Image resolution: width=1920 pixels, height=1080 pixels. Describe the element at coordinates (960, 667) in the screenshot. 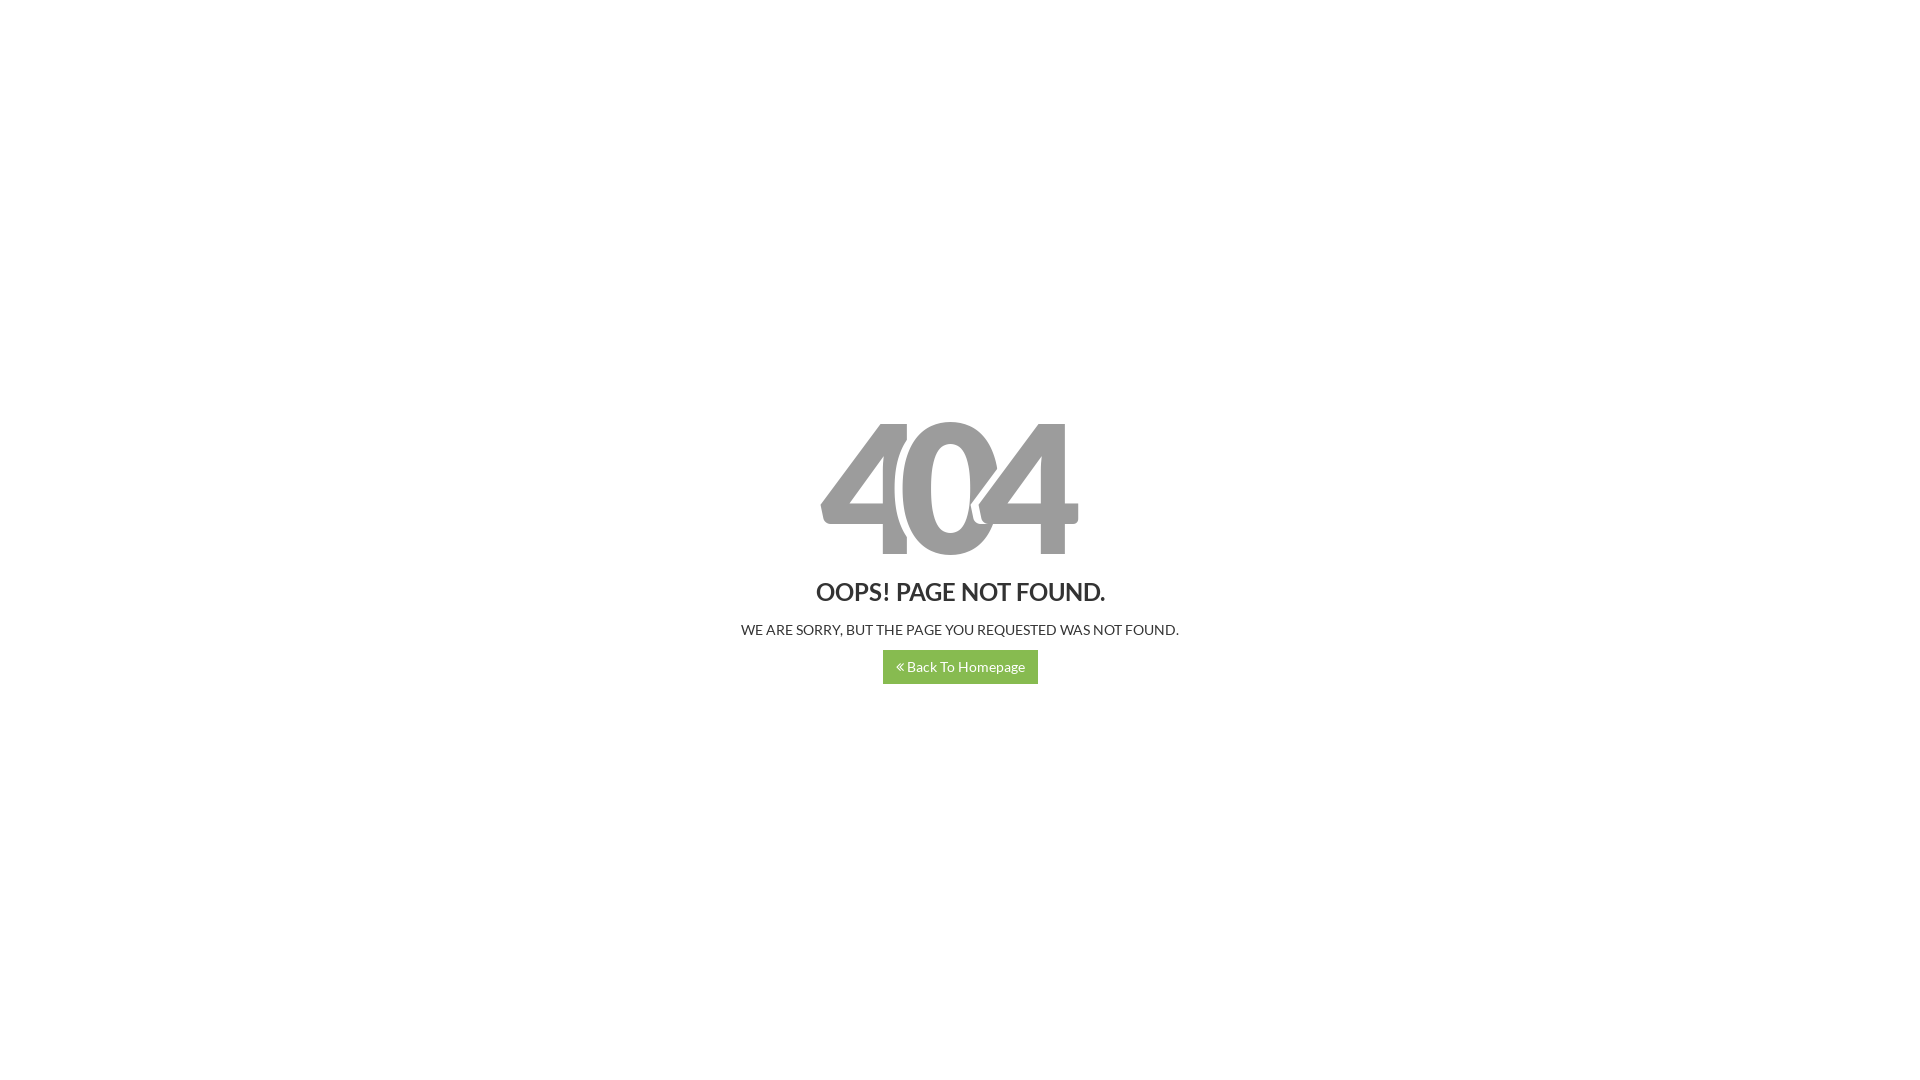

I see `'Back To Homepage'` at that location.